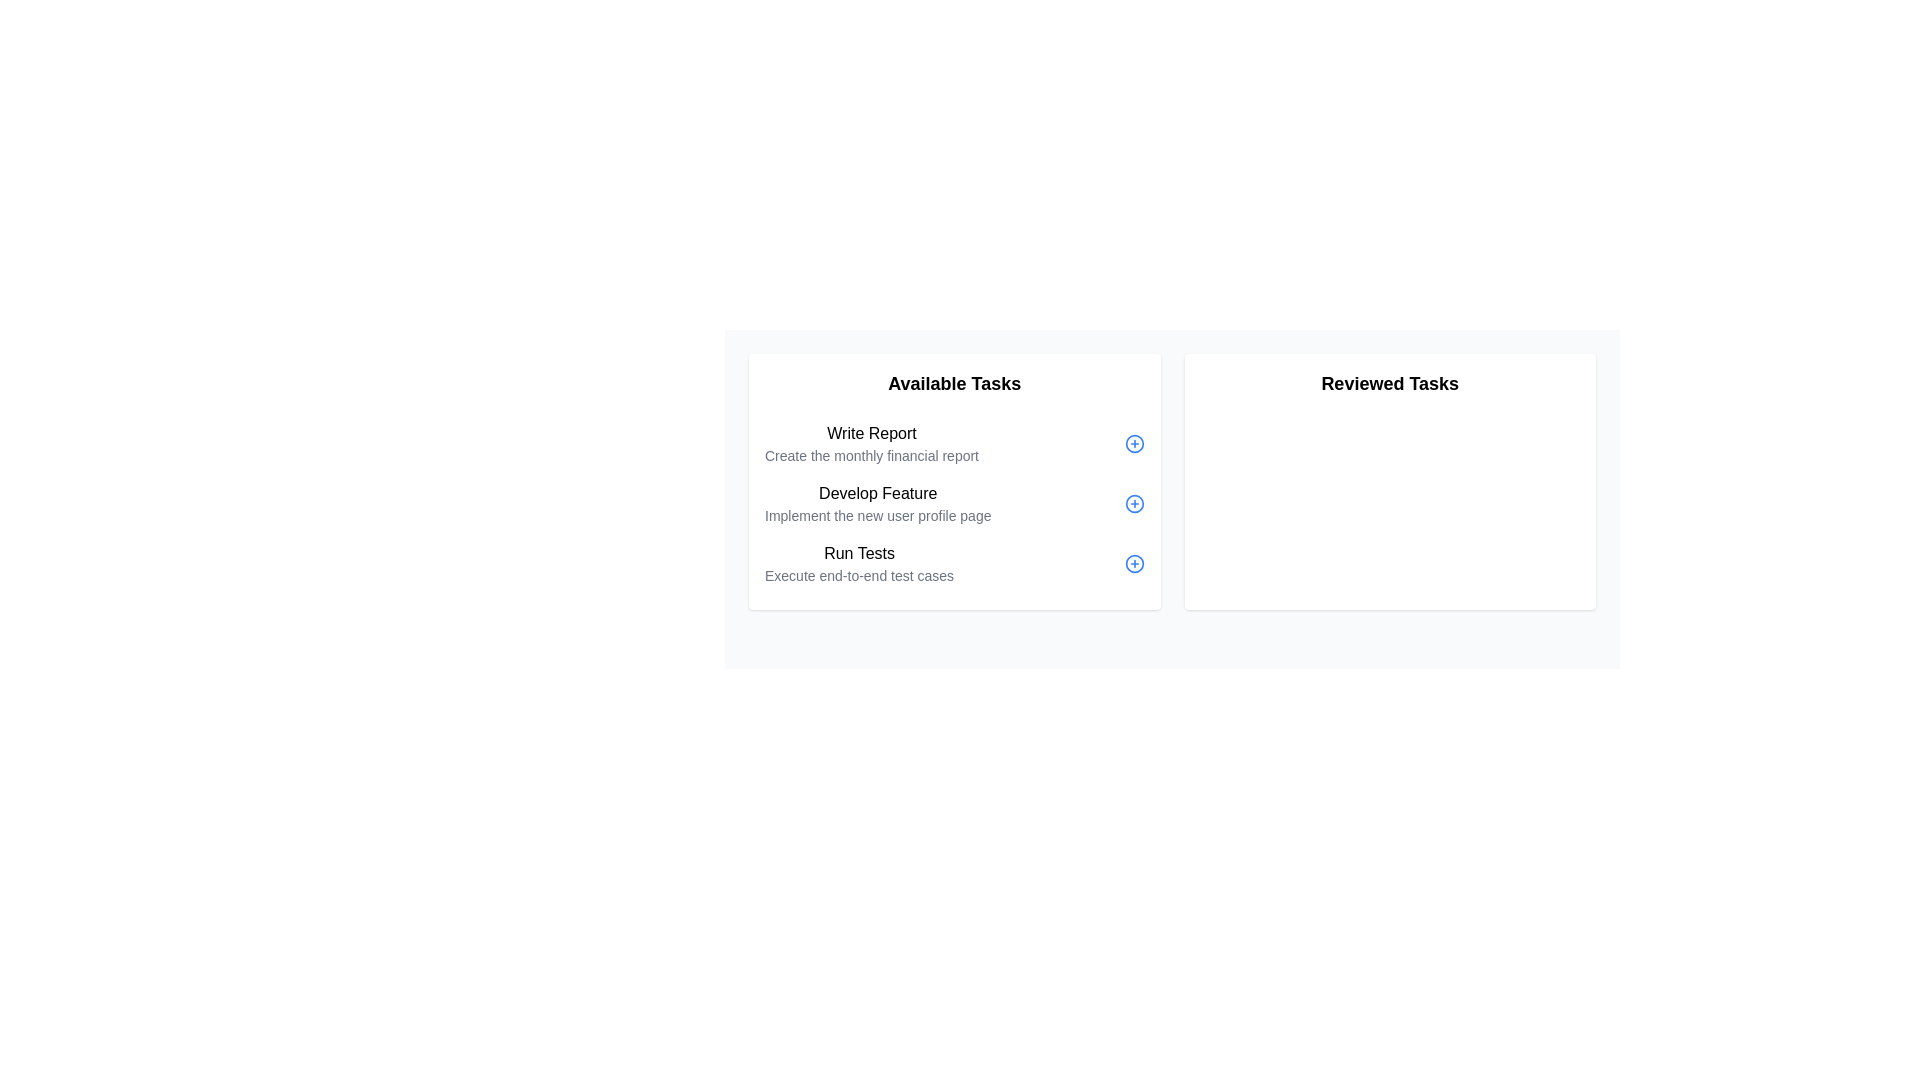 This screenshot has height=1080, width=1920. Describe the element at coordinates (953, 563) in the screenshot. I see `the third task item entry under the 'Available Tasks' section` at that location.